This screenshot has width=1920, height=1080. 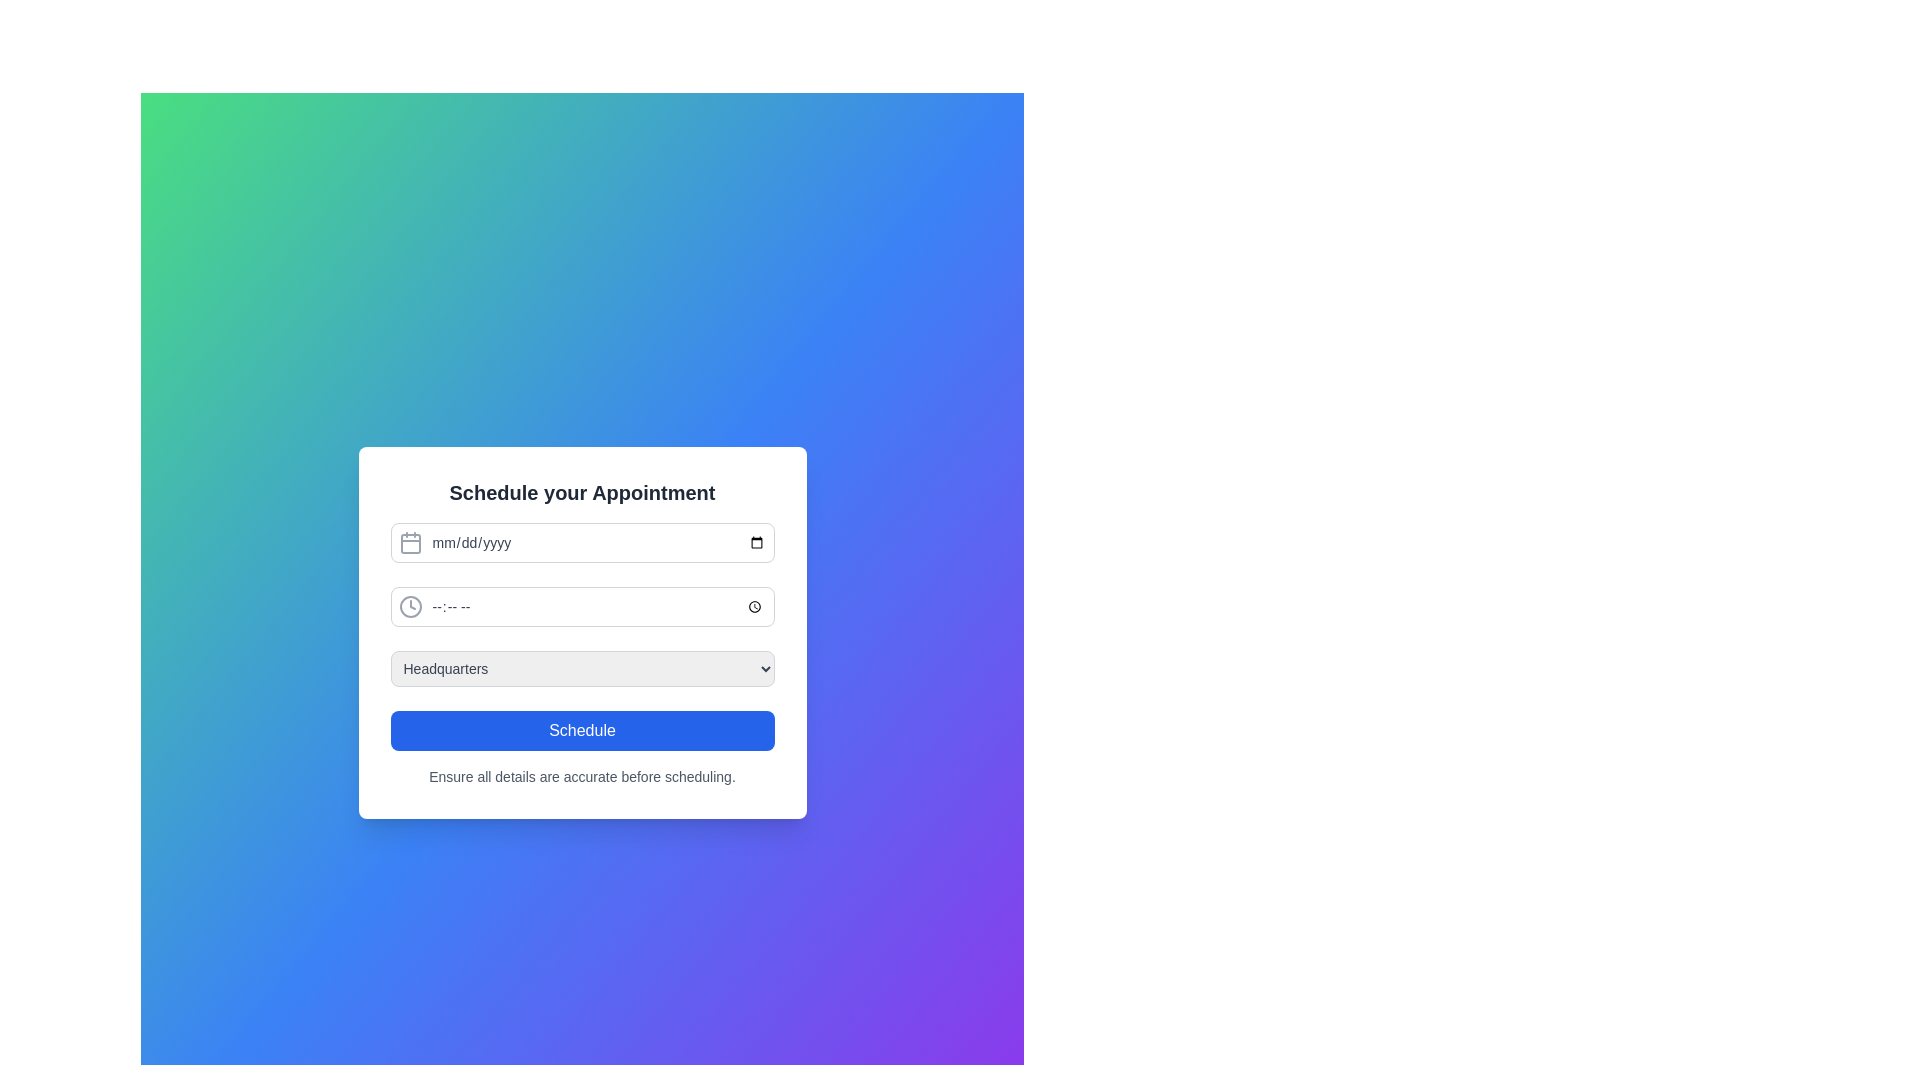 What do you see at coordinates (409, 605) in the screenshot?
I see `the clock icon, which is a modern, minimalistic design with a circular outline and clock hands, to focus on the time input field located at the top left of the input box` at bounding box center [409, 605].